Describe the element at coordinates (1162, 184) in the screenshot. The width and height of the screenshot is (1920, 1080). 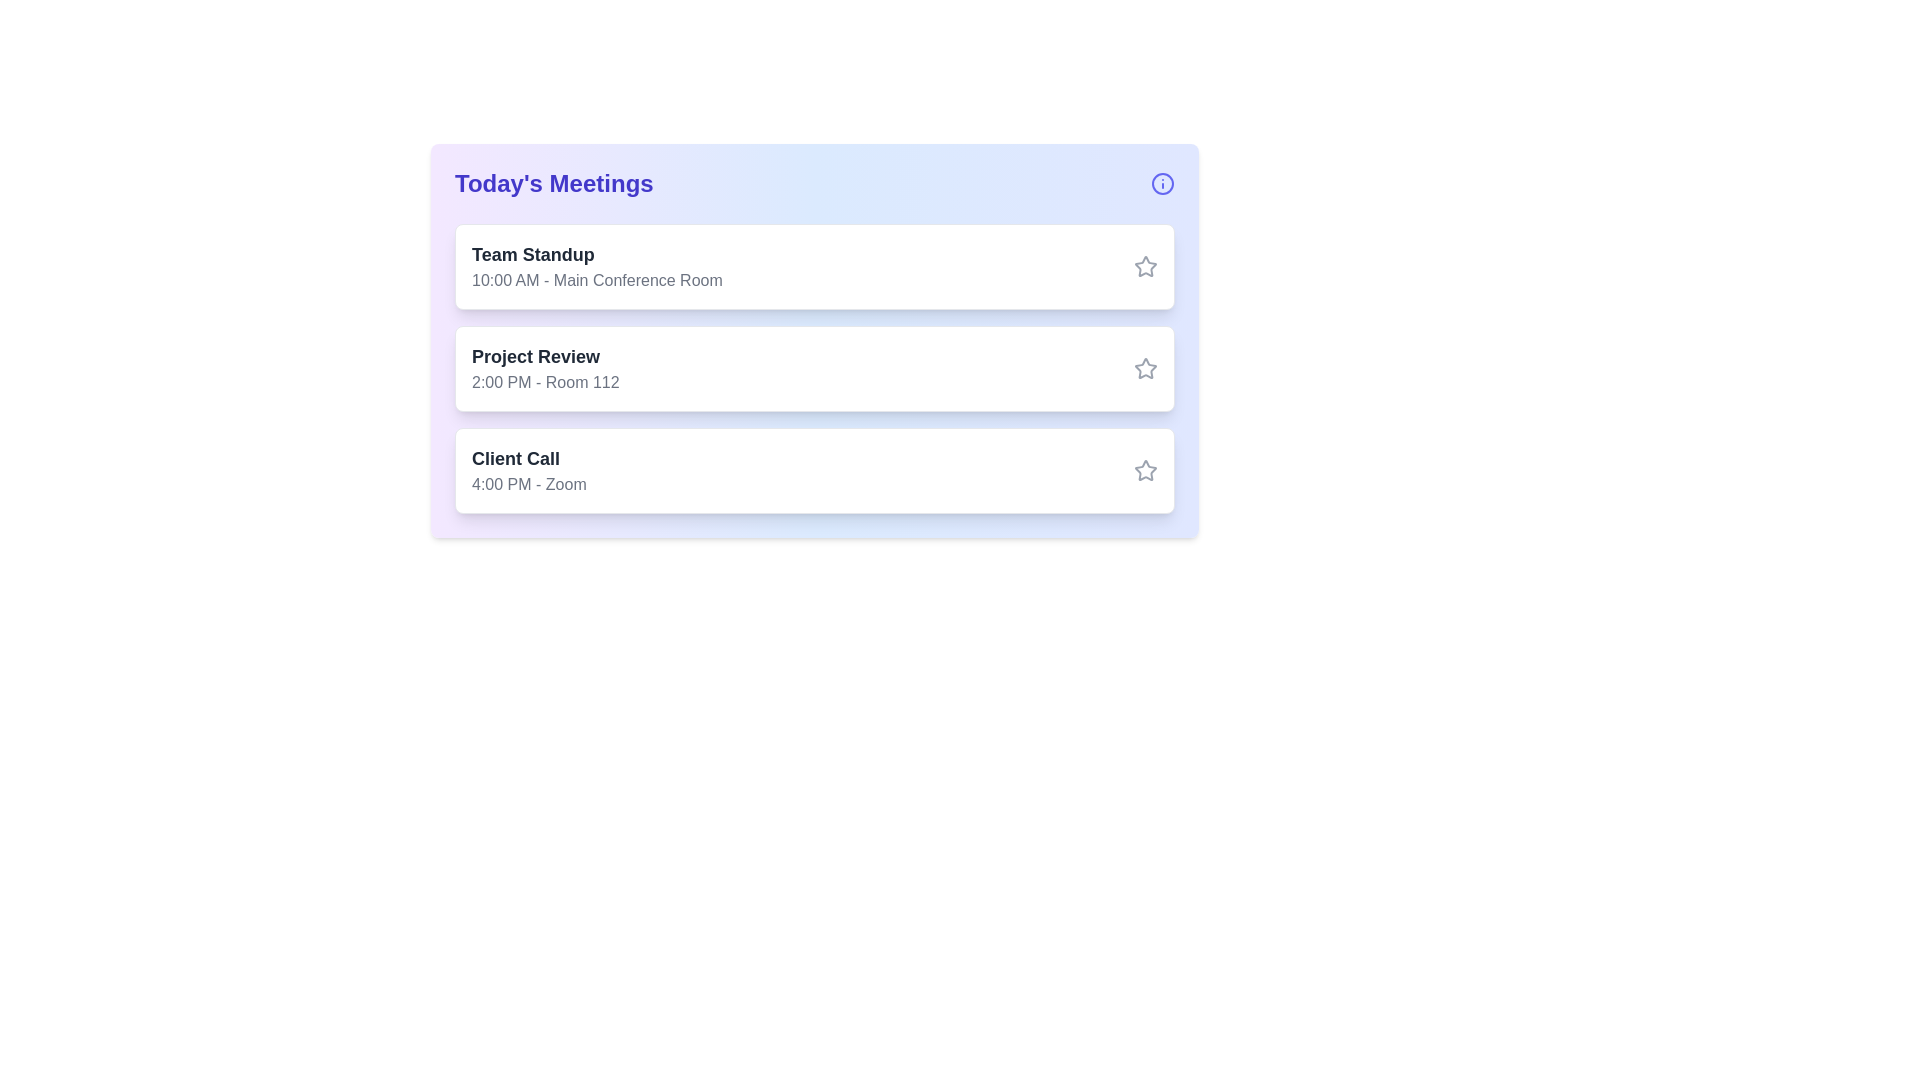
I see `the informational SVG icon located in the top-right corner of the 'Today's Meetings' section` at that location.